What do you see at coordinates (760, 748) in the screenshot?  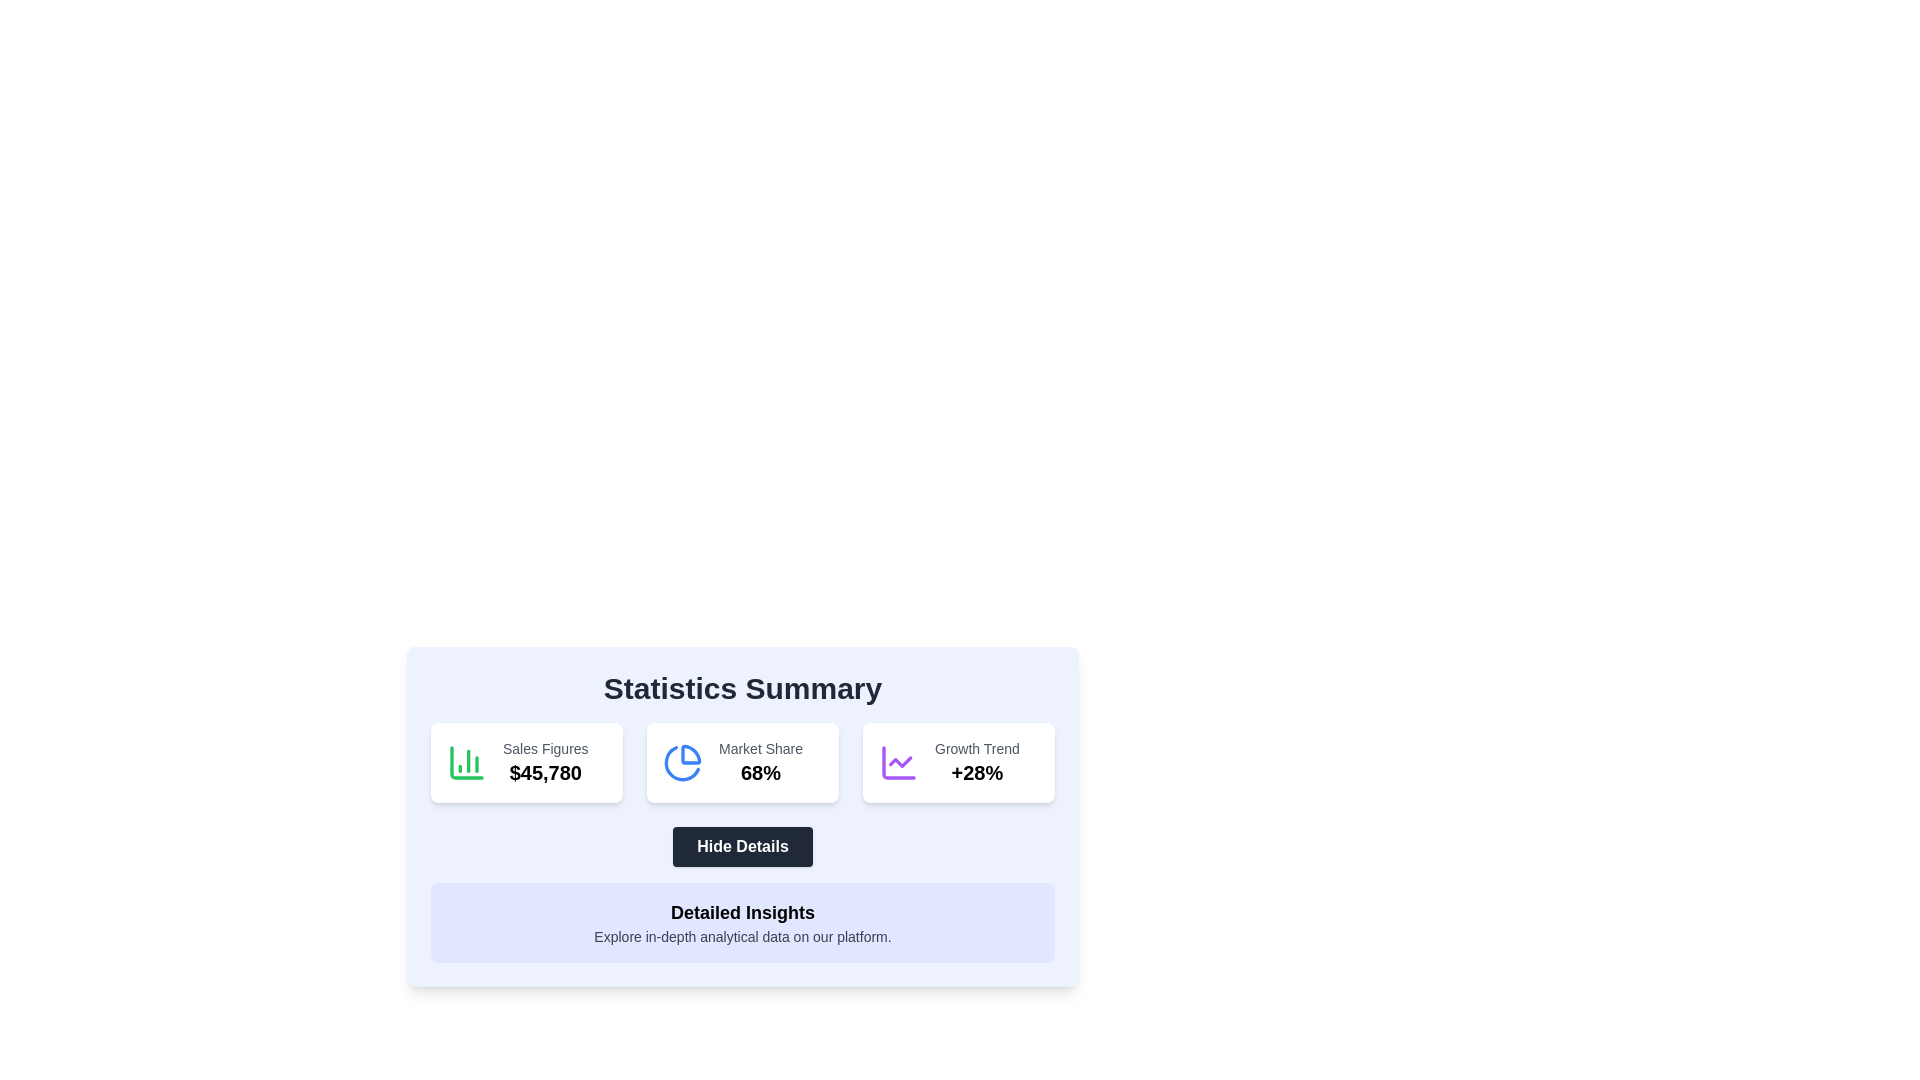 I see `the text label displaying 'Market Share' which is positioned above the numeric percentage '68%' in the middle column of the small card` at bounding box center [760, 748].